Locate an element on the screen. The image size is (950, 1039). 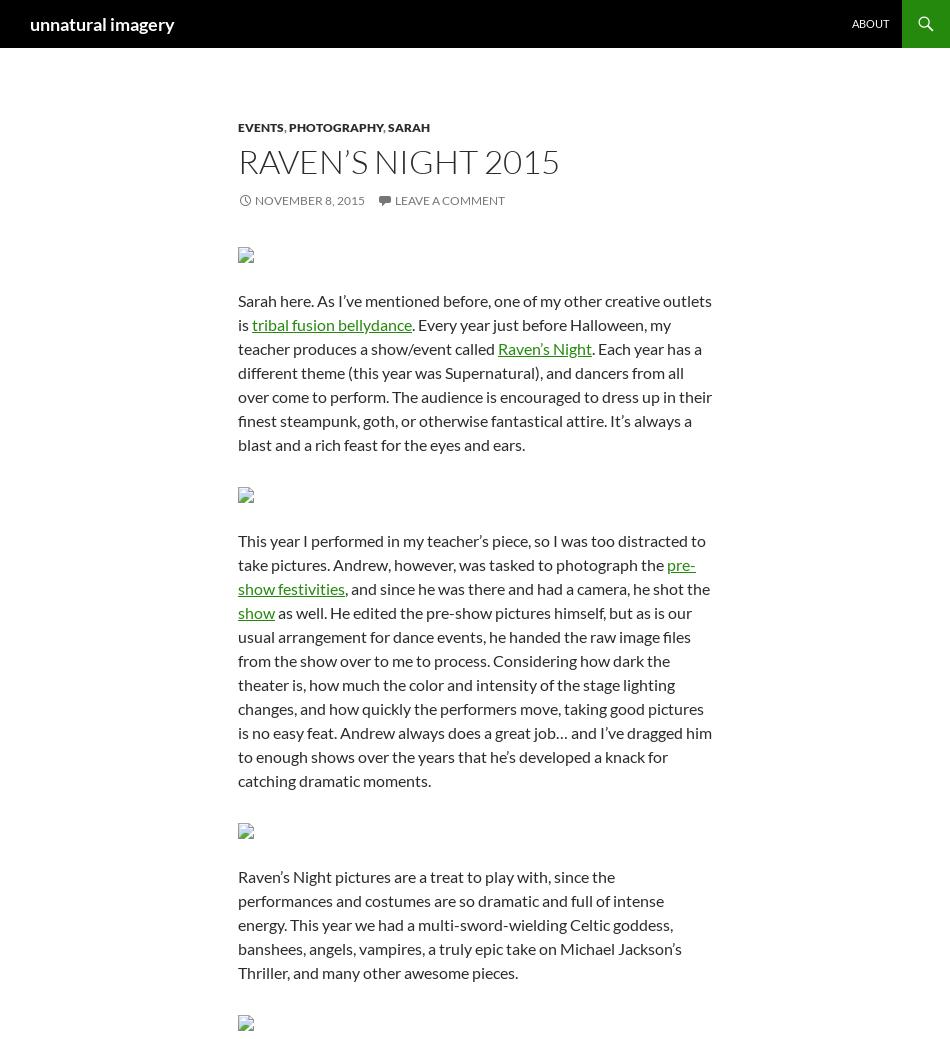
'tribal fusion bellydance' is located at coordinates (251, 324).